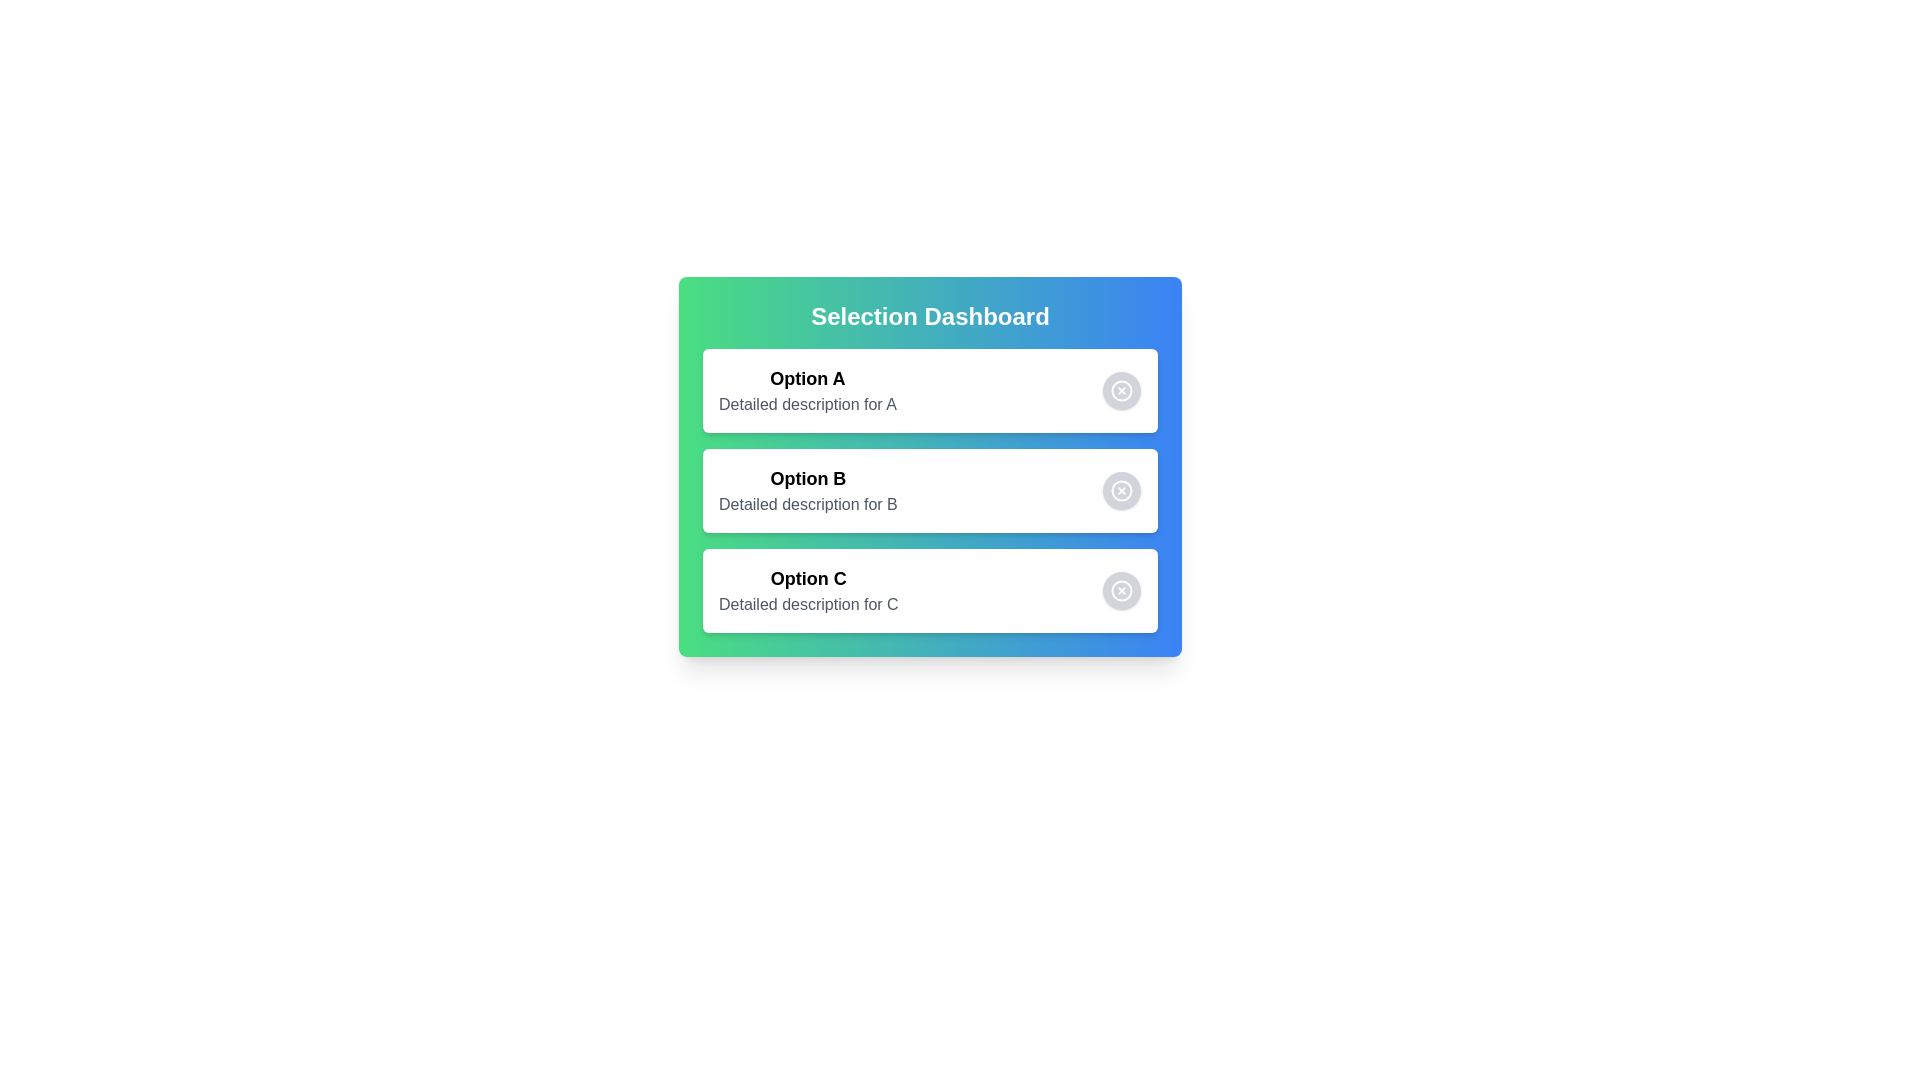 This screenshot has width=1920, height=1080. What do you see at coordinates (1122, 390) in the screenshot?
I see `the choice corresponding to Option A by clicking its button` at bounding box center [1122, 390].